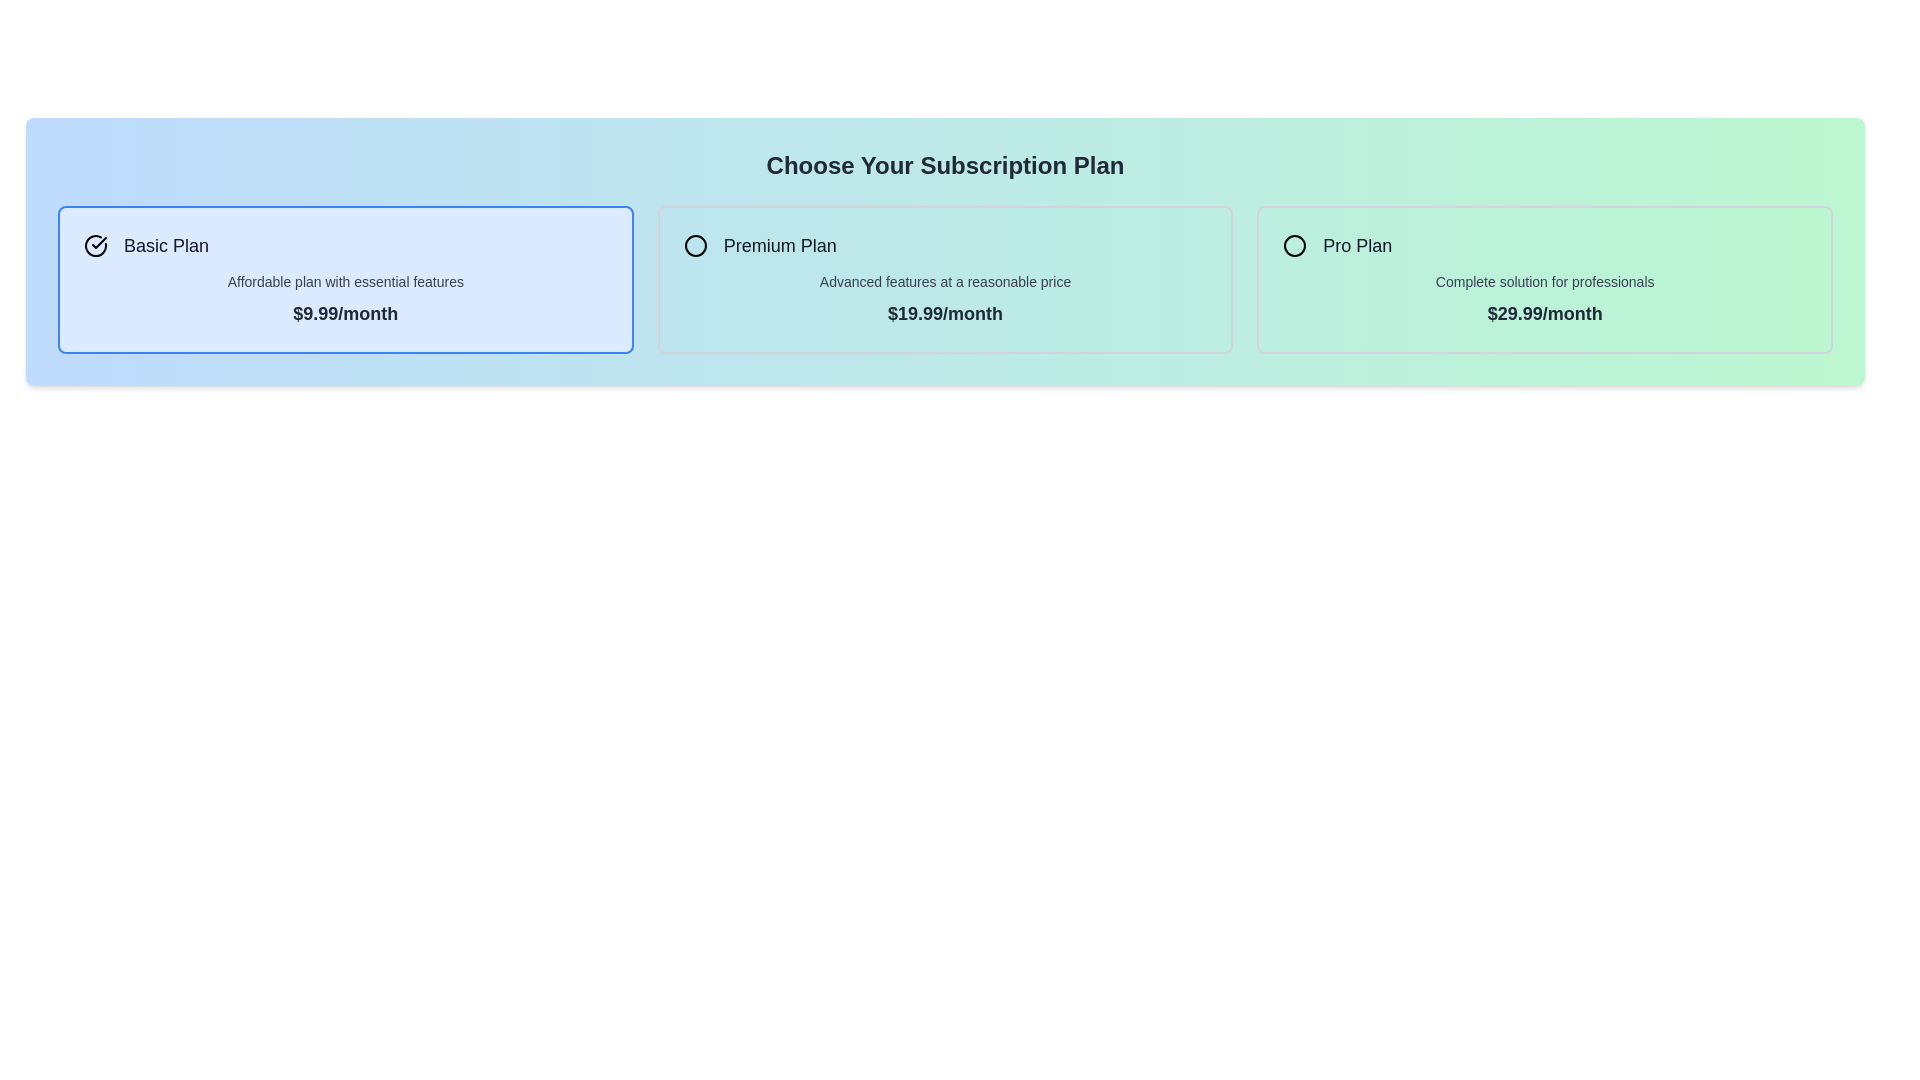  Describe the element at coordinates (1295, 245) in the screenshot. I see `the Circle graphic element located in the 'Pro Plan' subscription option, positioned to the right of the 'Premium Plan' option, near its top left corner` at that location.